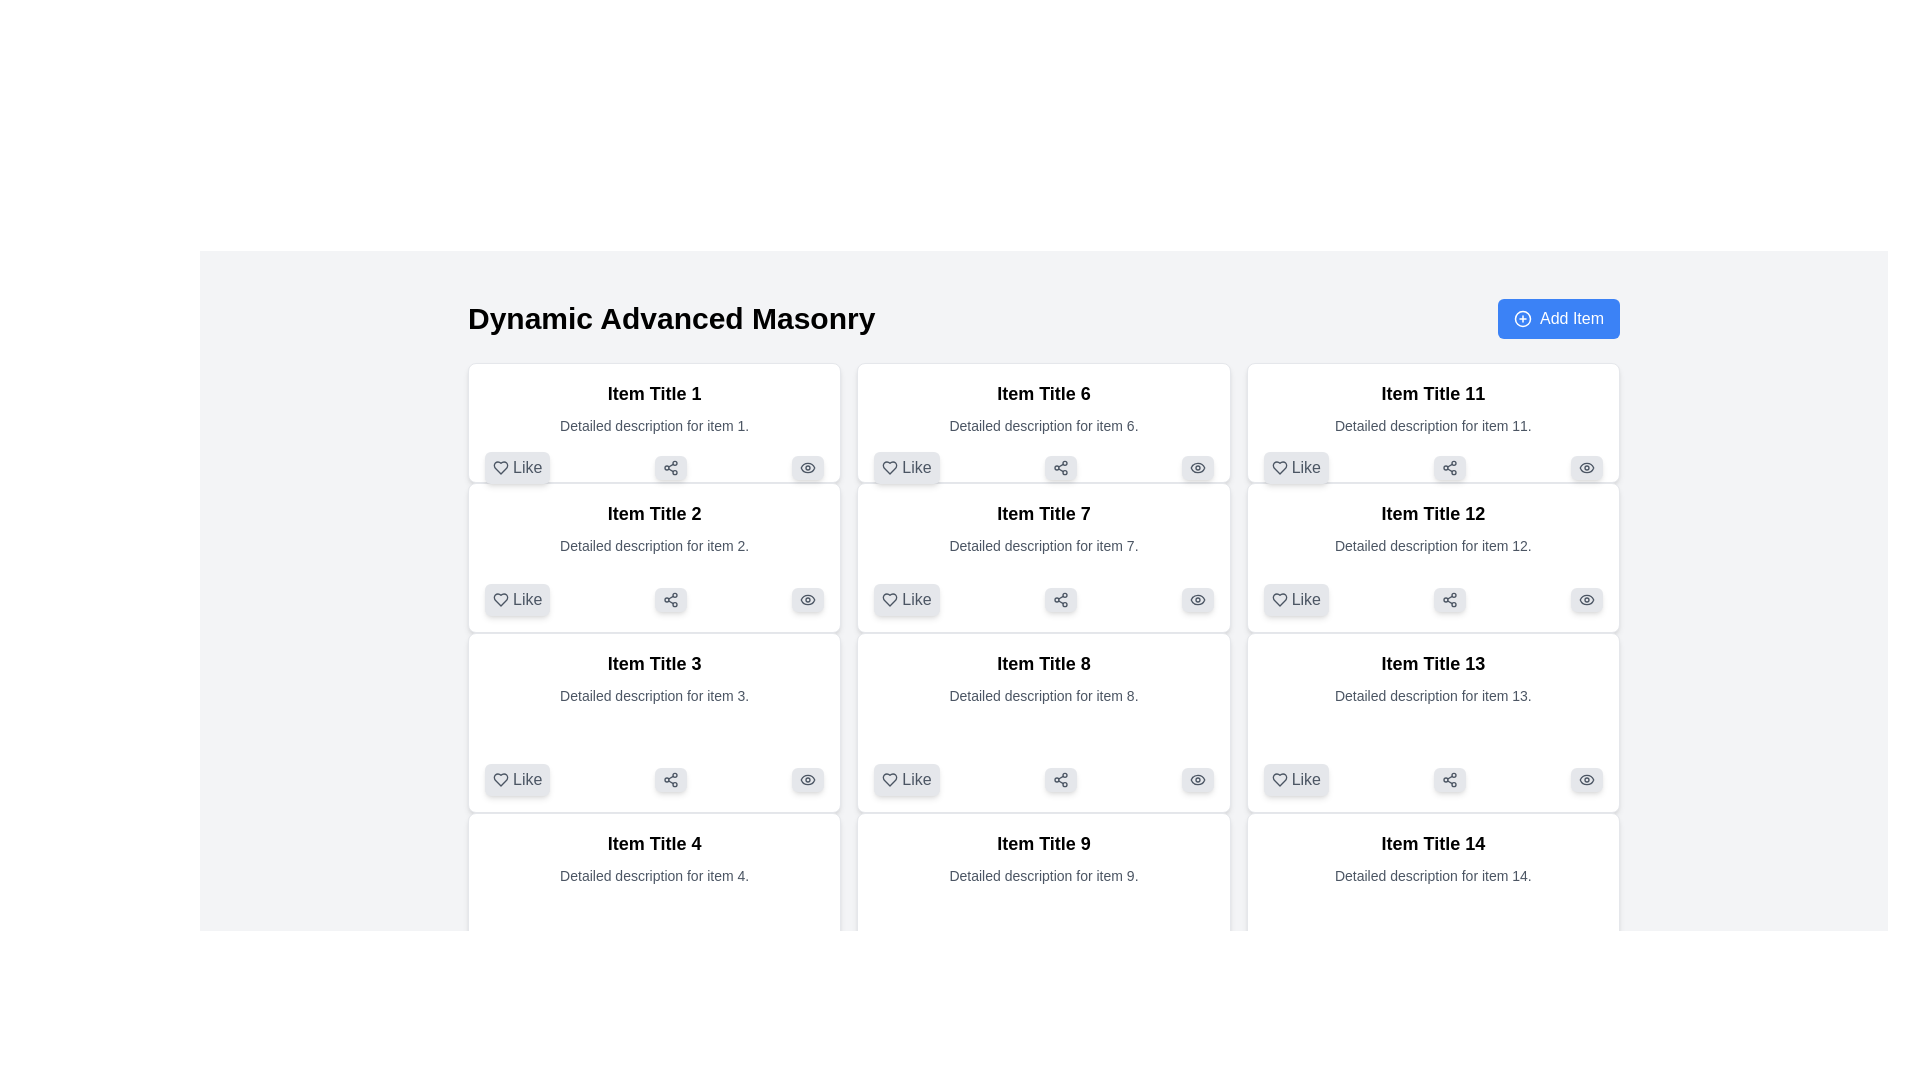 This screenshot has height=1080, width=1920. What do you see at coordinates (1278, 467) in the screenshot?
I see `the heart icon within the 'Like' button associated with 'Item Title 11'` at bounding box center [1278, 467].